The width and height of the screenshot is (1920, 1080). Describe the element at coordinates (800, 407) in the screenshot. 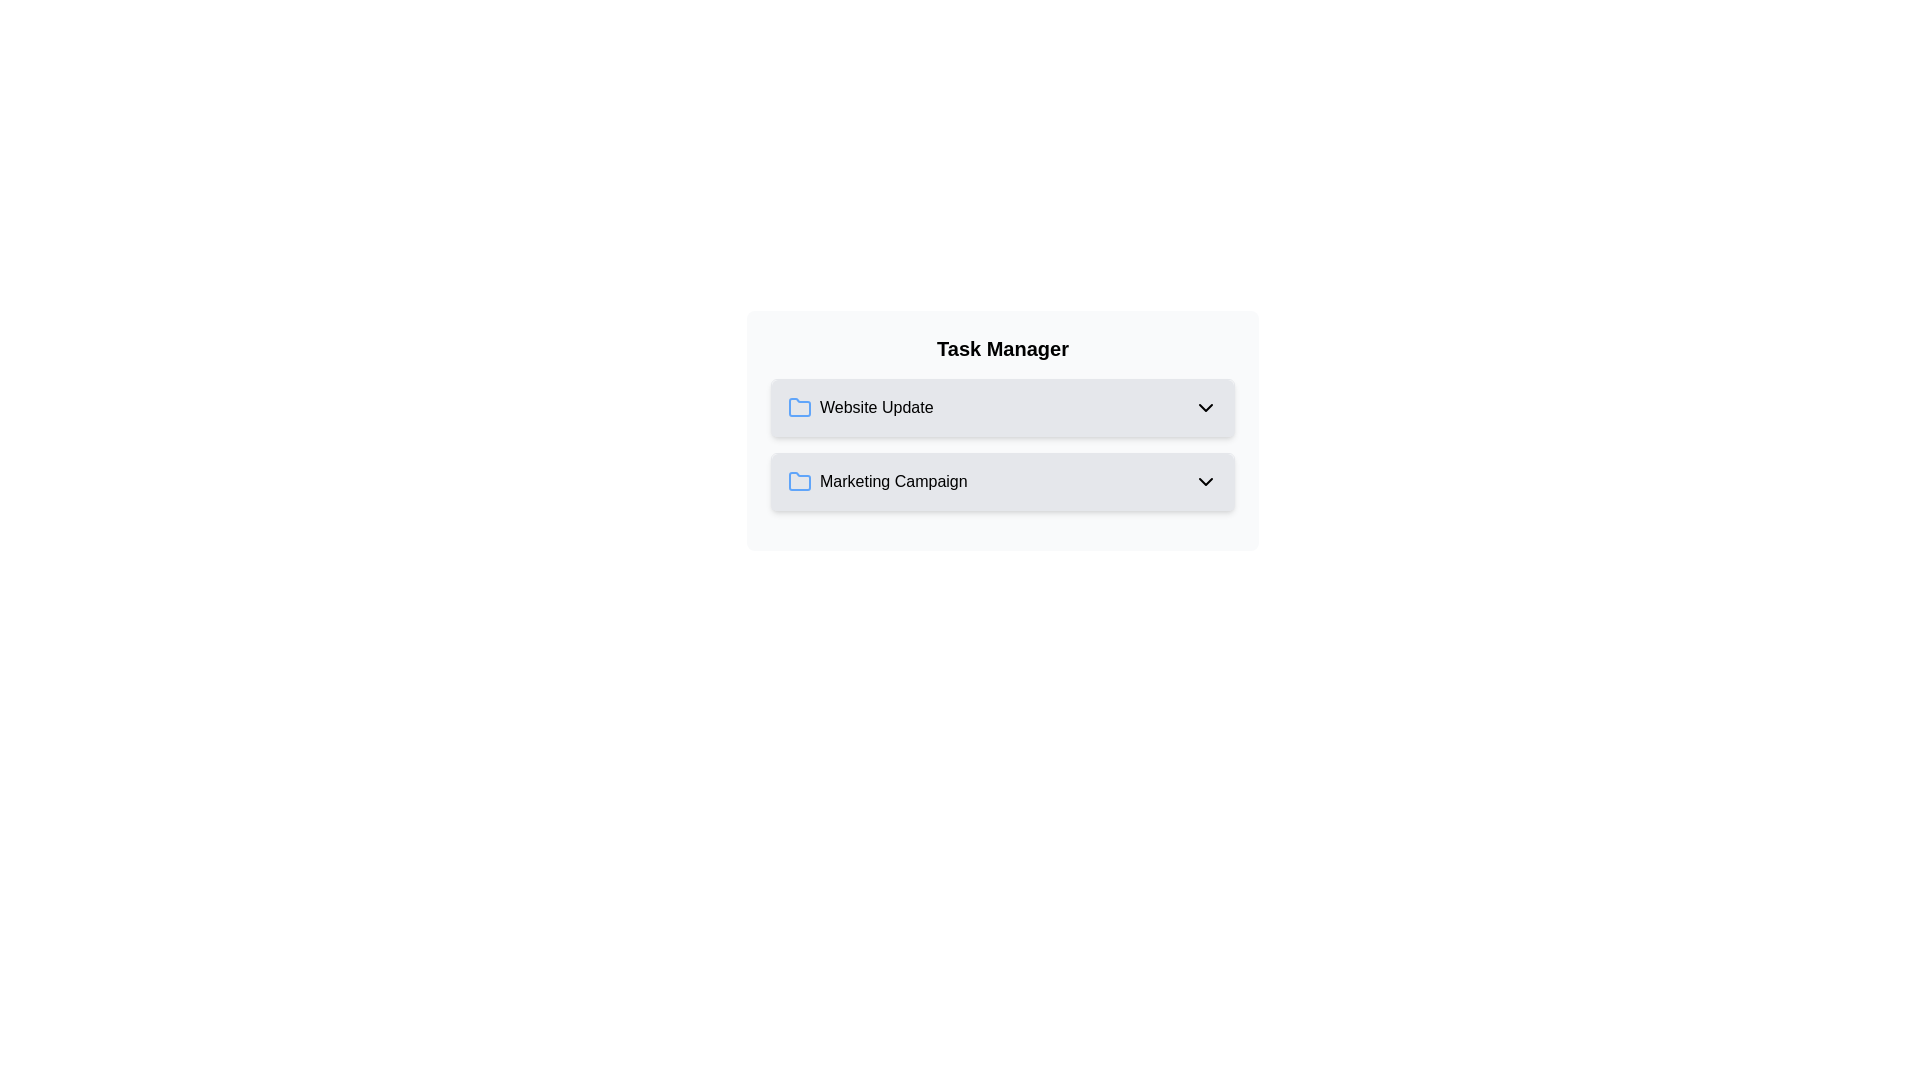

I see `the folder icon for the 'Website Update' task` at that location.